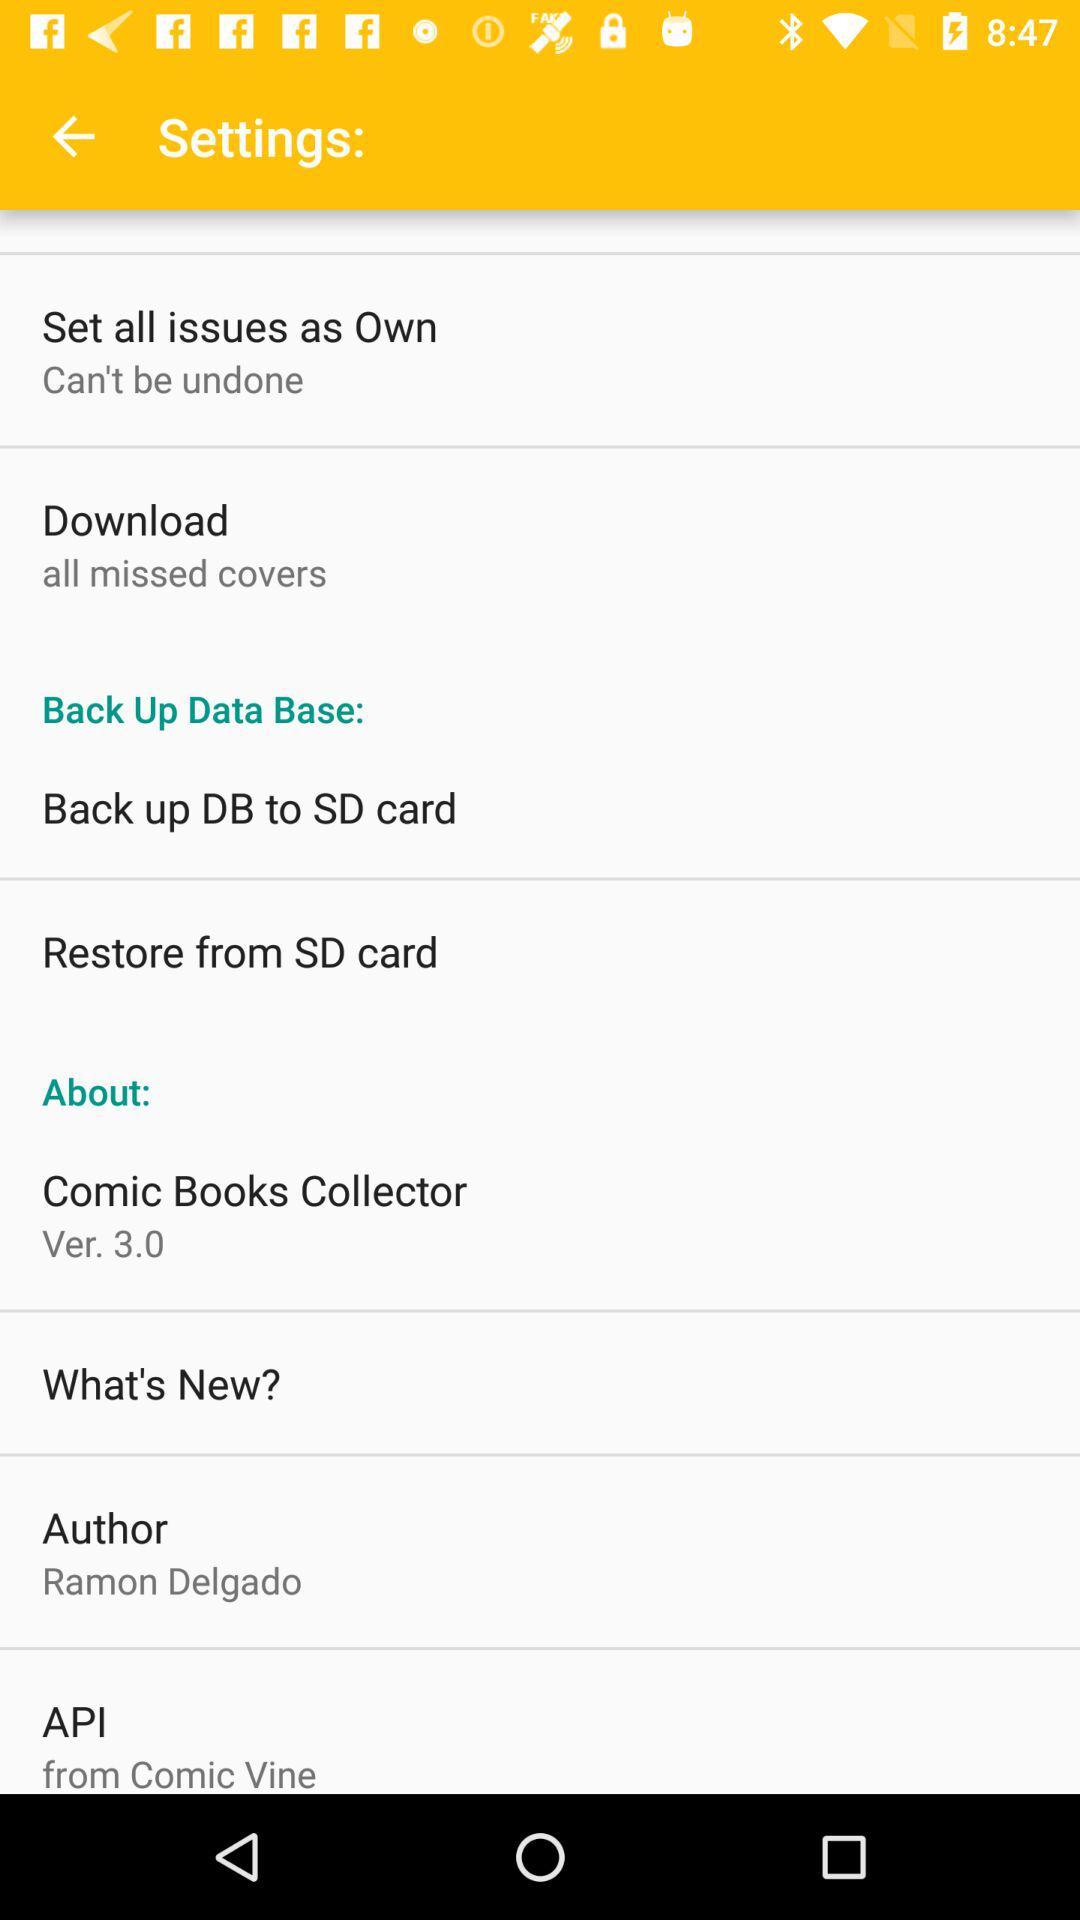  What do you see at coordinates (178, 1771) in the screenshot?
I see `the from comic vine` at bounding box center [178, 1771].